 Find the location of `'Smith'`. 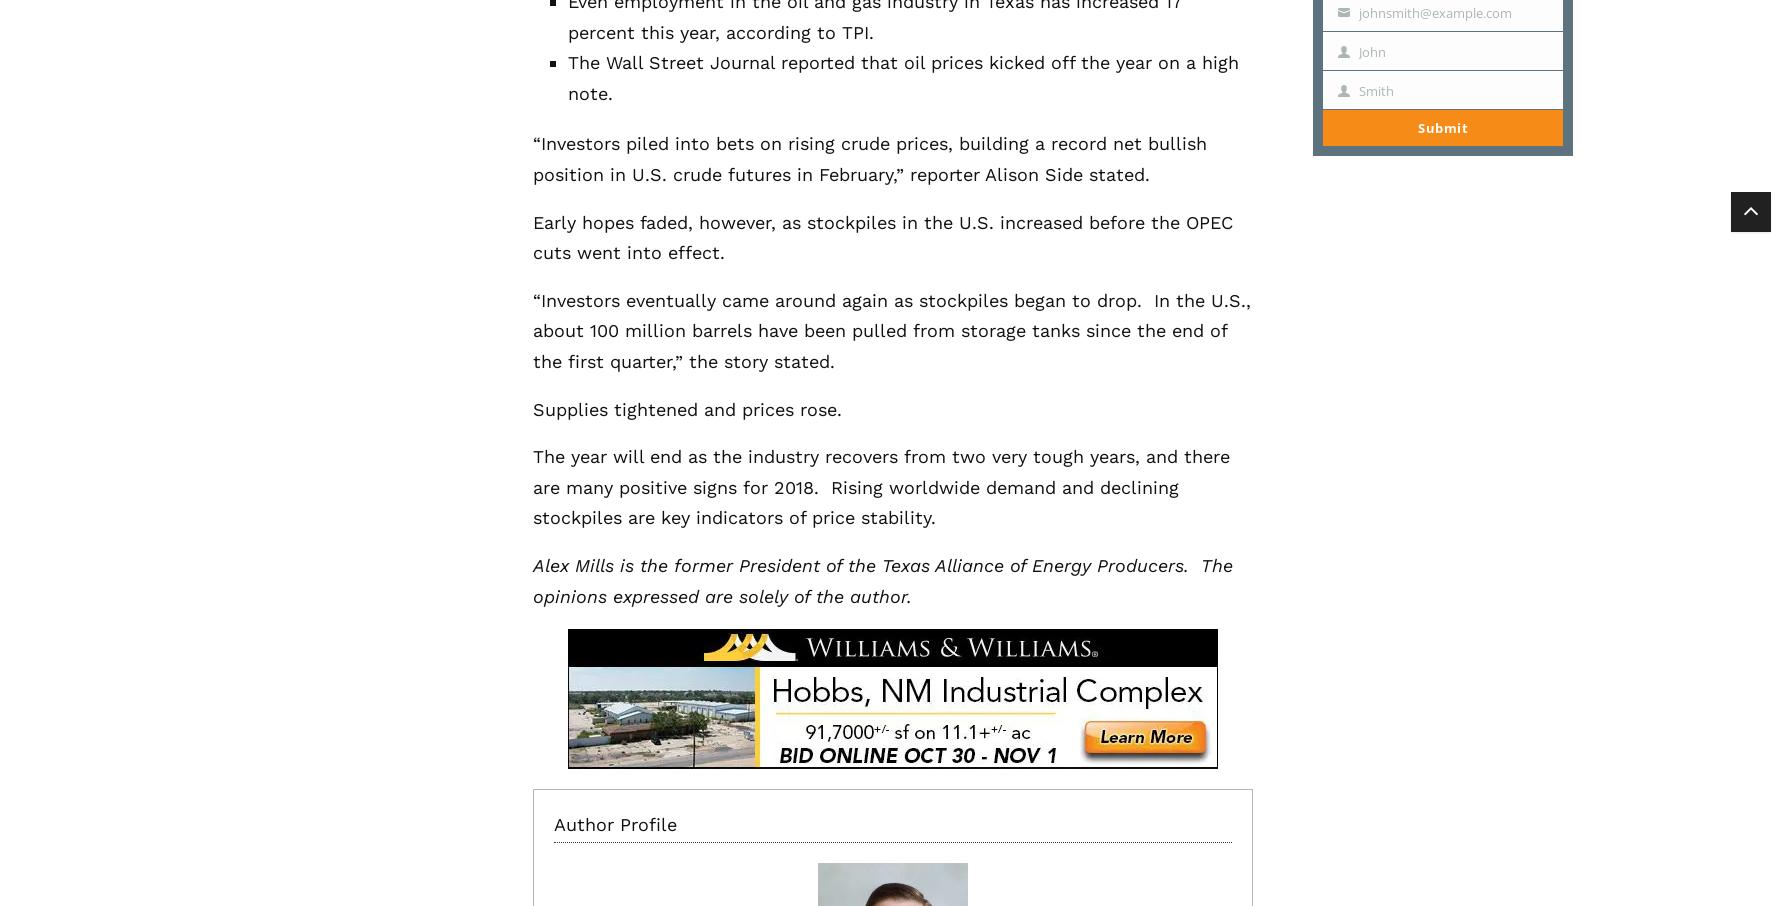

'Smith' is located at coordinates (1357, 89).